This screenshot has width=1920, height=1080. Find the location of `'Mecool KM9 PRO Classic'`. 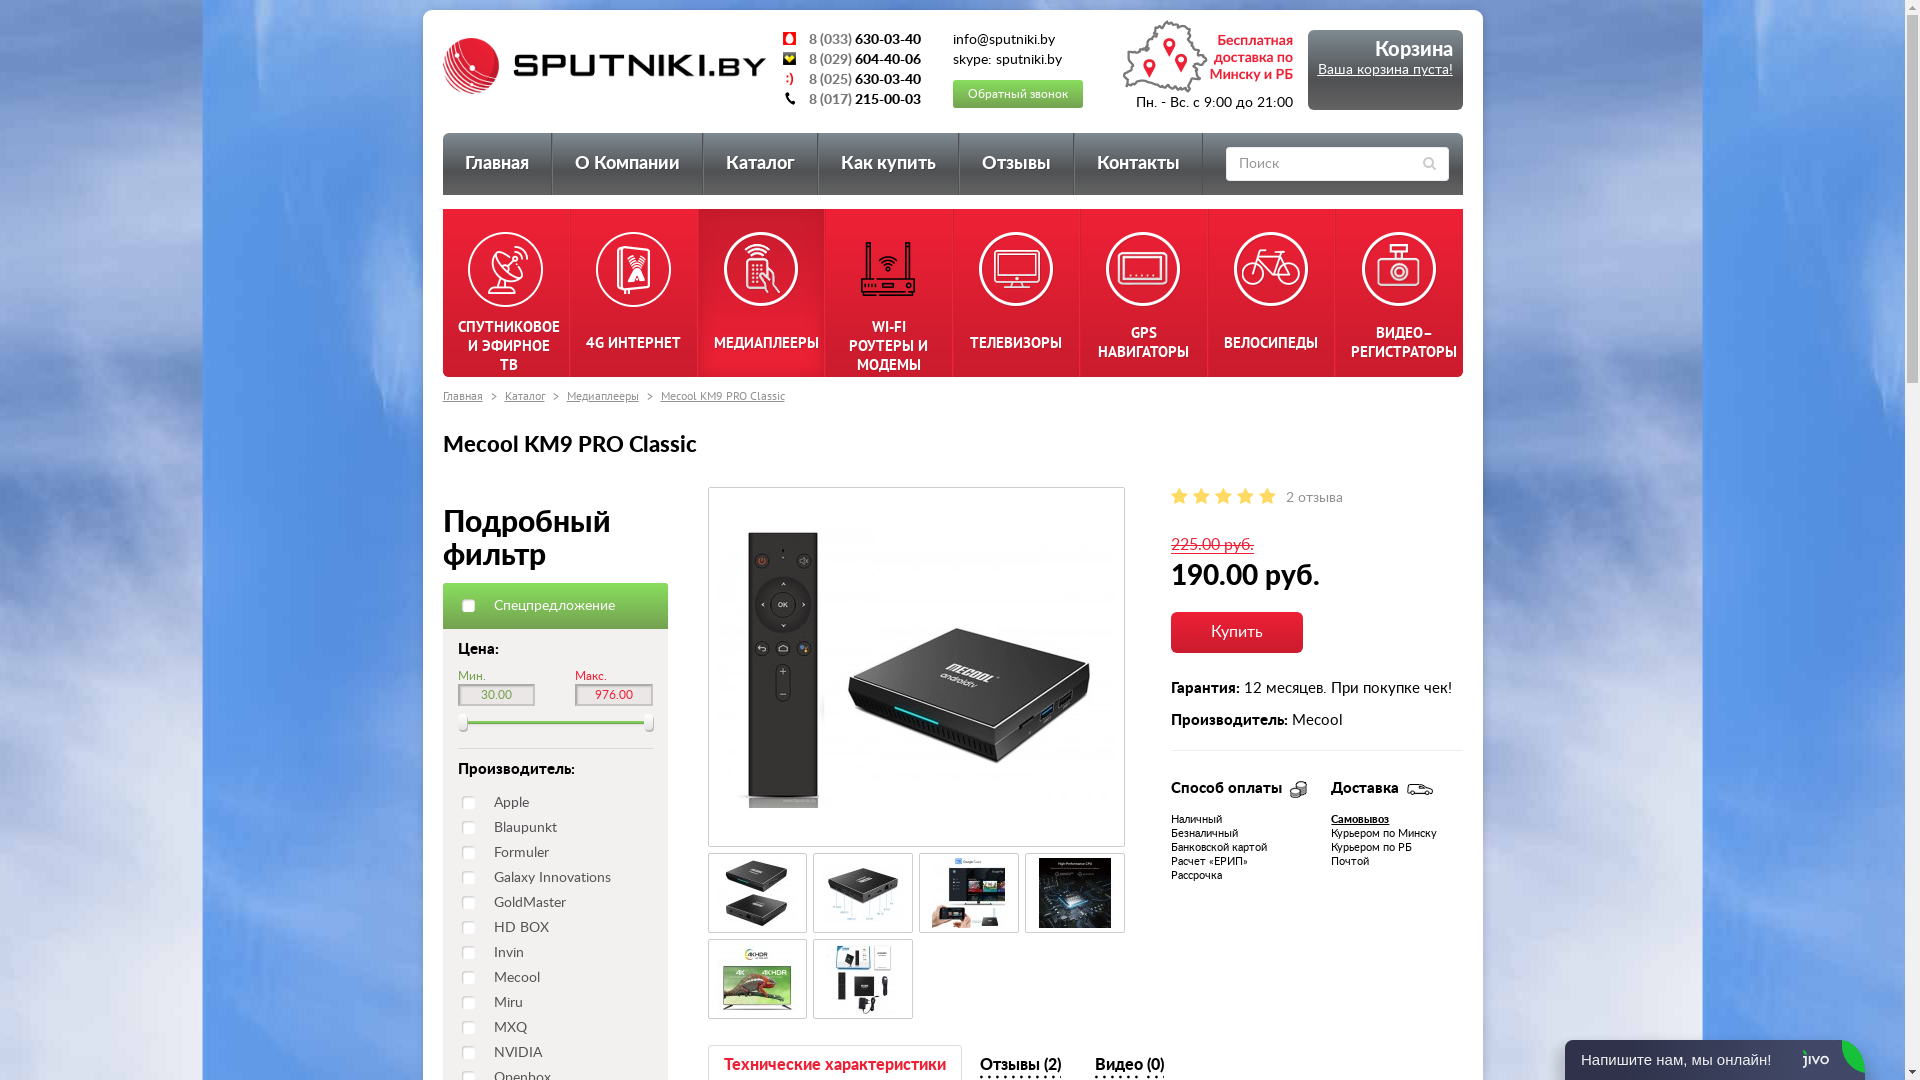

'Mecool KM9 PRO Classic' is located at coordinates (915, 667).